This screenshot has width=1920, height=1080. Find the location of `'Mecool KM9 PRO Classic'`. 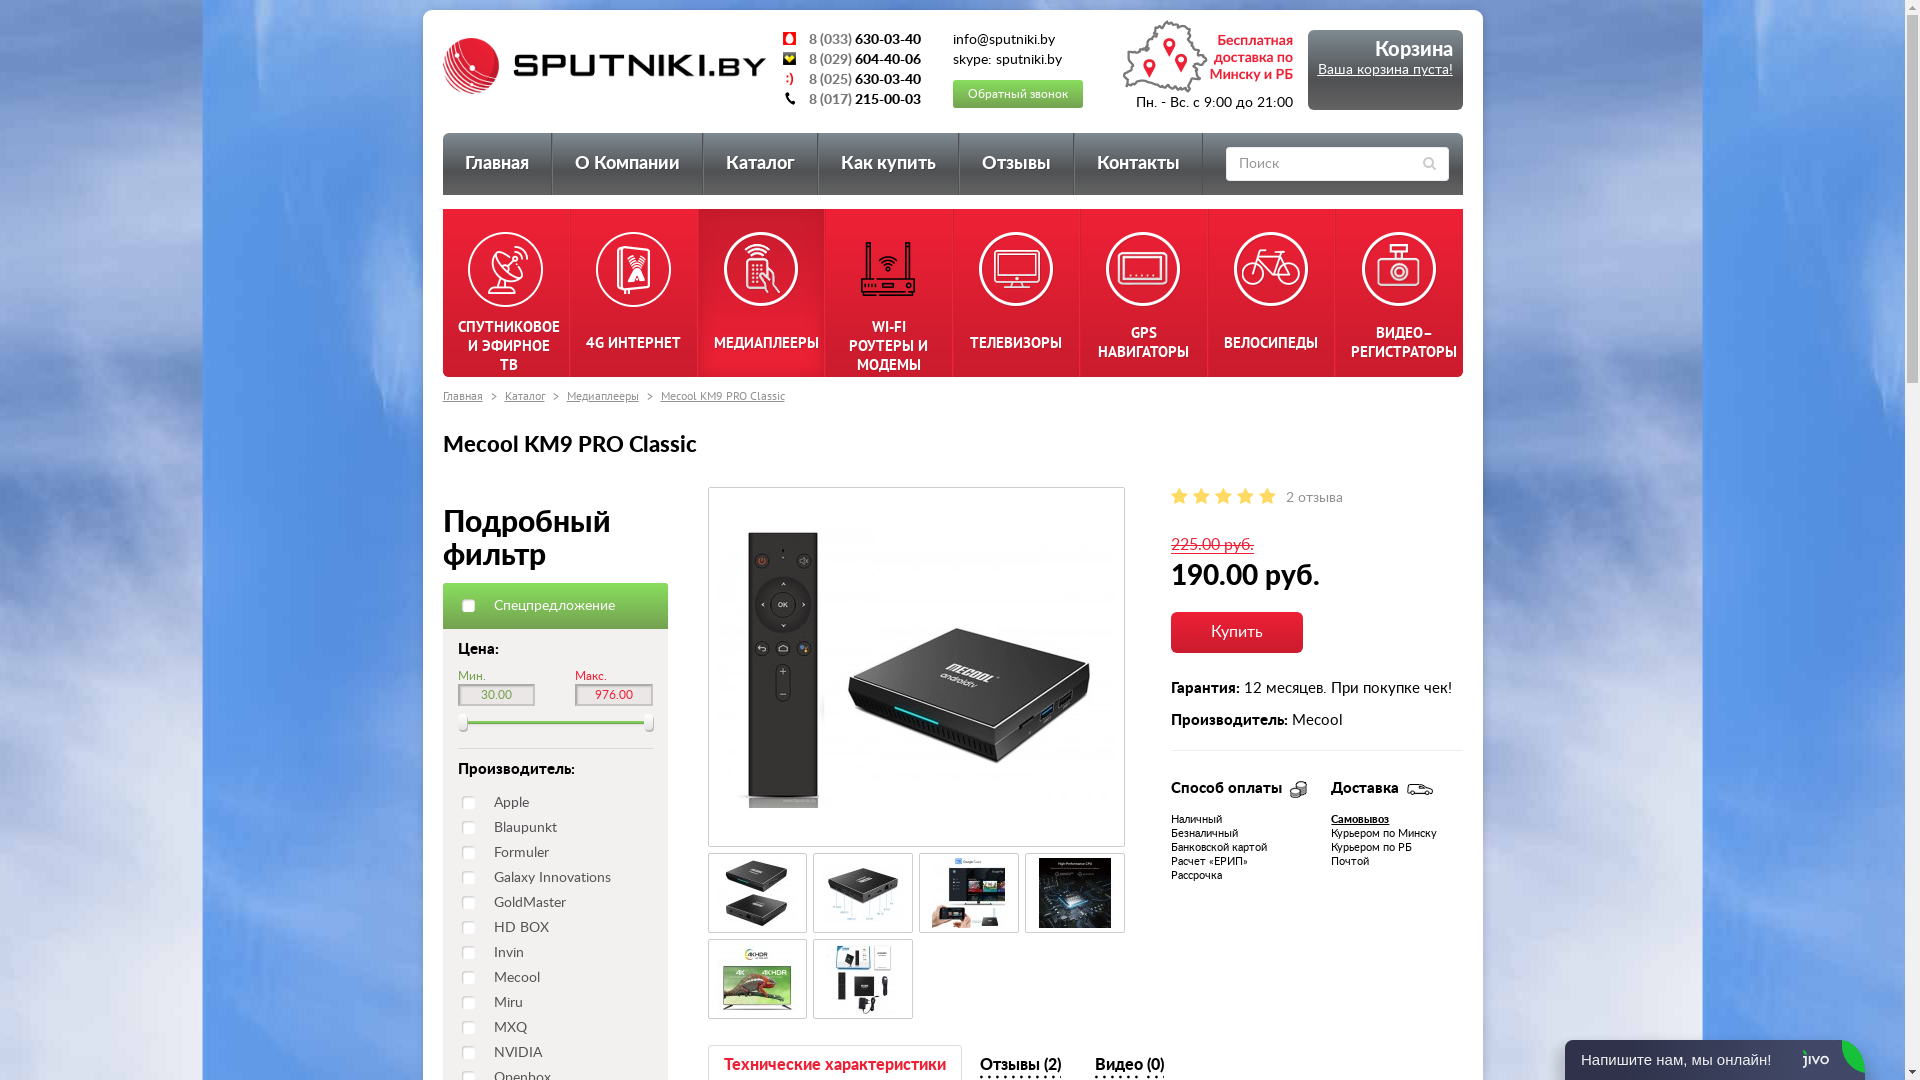

'Mecool KM9 PRO Classic' is located at coordinates (915, 667).